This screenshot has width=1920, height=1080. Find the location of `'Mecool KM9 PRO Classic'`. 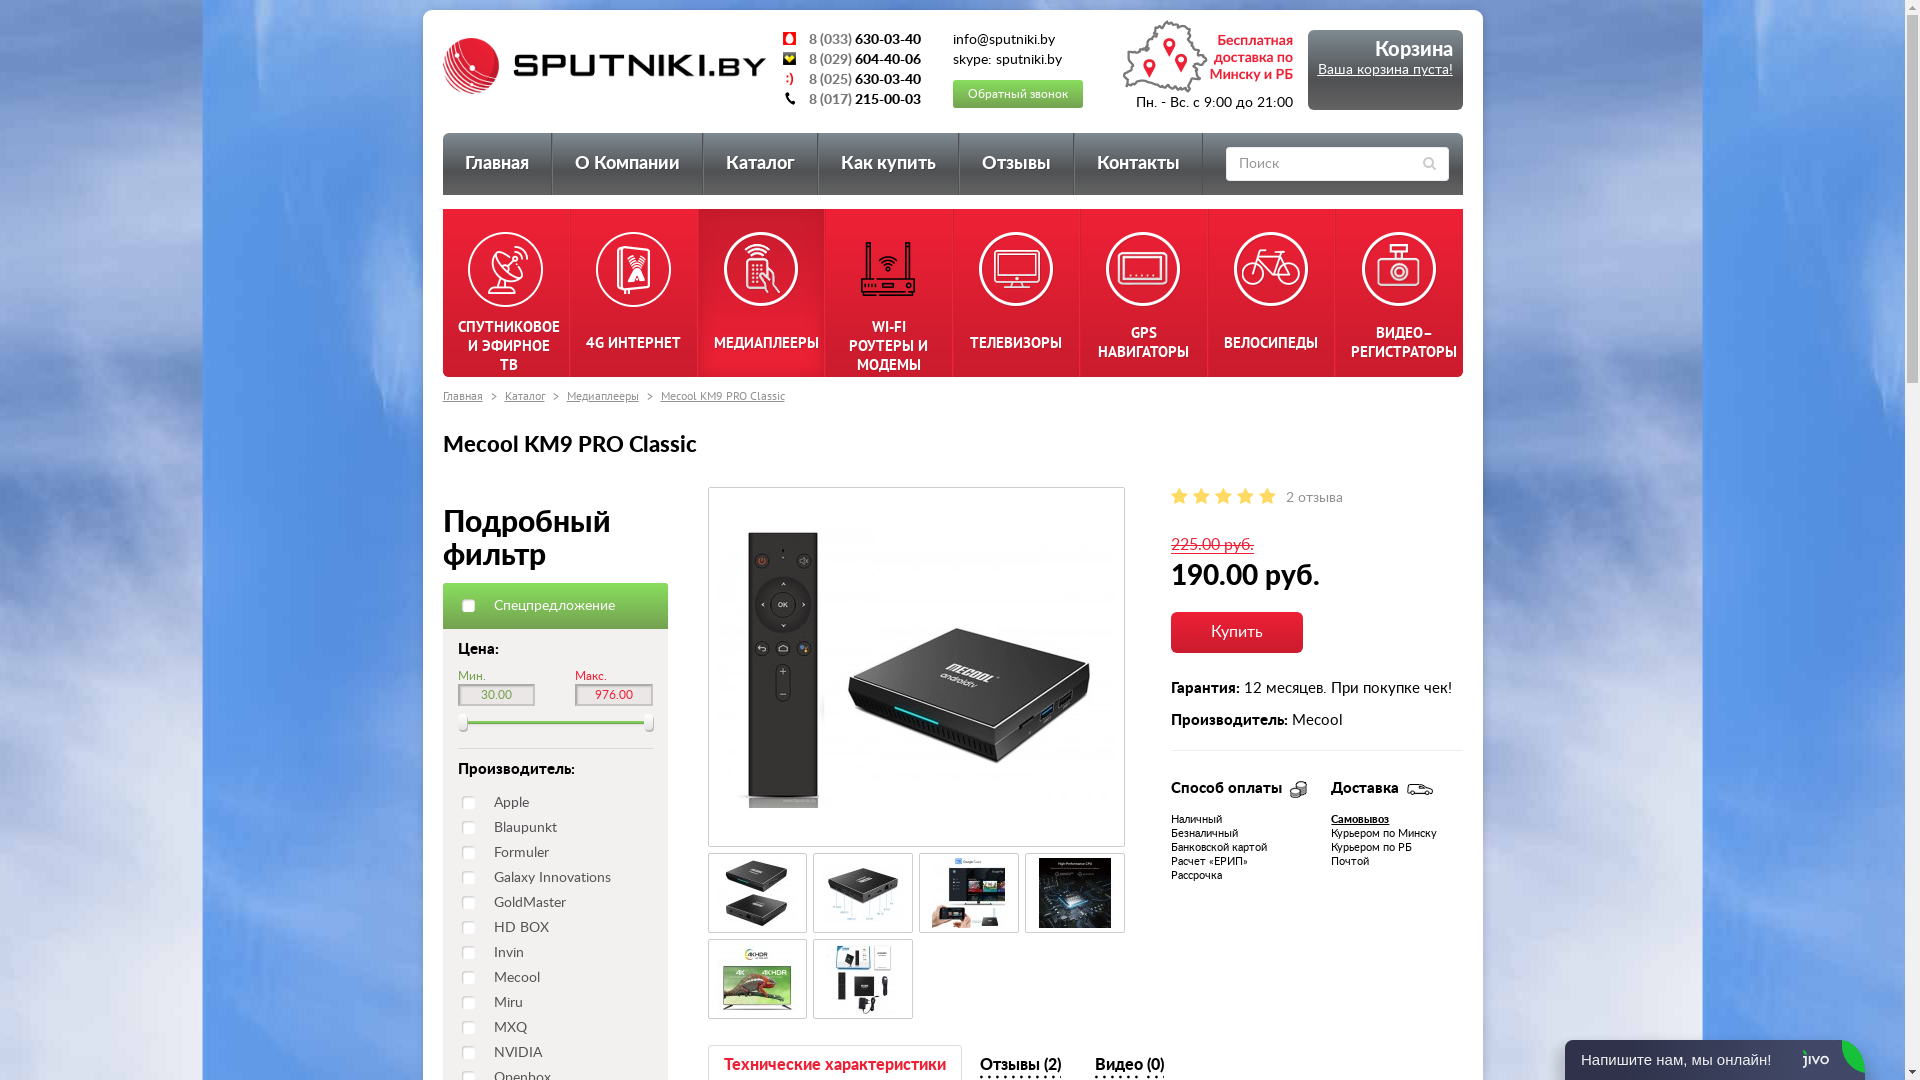

'Mecool KM9 PRO Classic' is located at coordinates (915, 667).